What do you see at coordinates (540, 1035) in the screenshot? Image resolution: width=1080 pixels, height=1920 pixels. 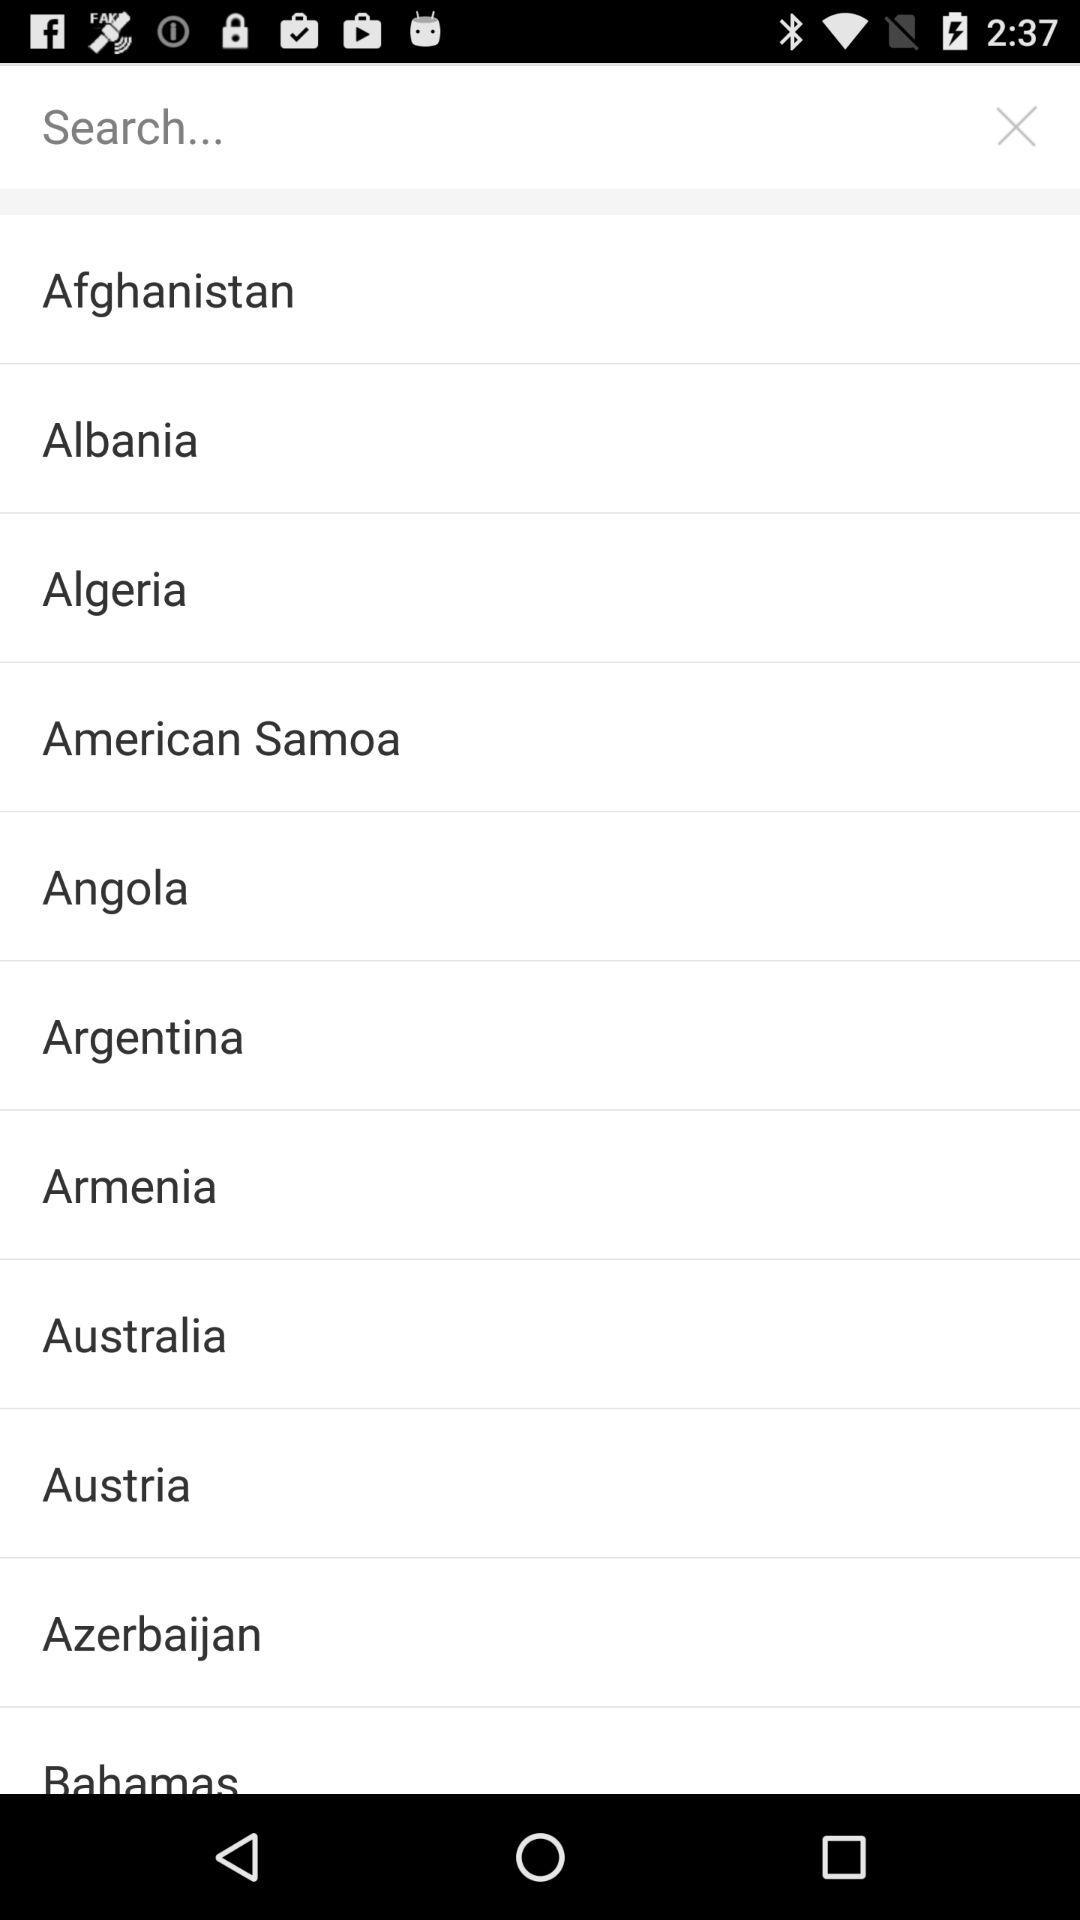 I see `checkbox above the armenia` at bounding box center [540, 1035].